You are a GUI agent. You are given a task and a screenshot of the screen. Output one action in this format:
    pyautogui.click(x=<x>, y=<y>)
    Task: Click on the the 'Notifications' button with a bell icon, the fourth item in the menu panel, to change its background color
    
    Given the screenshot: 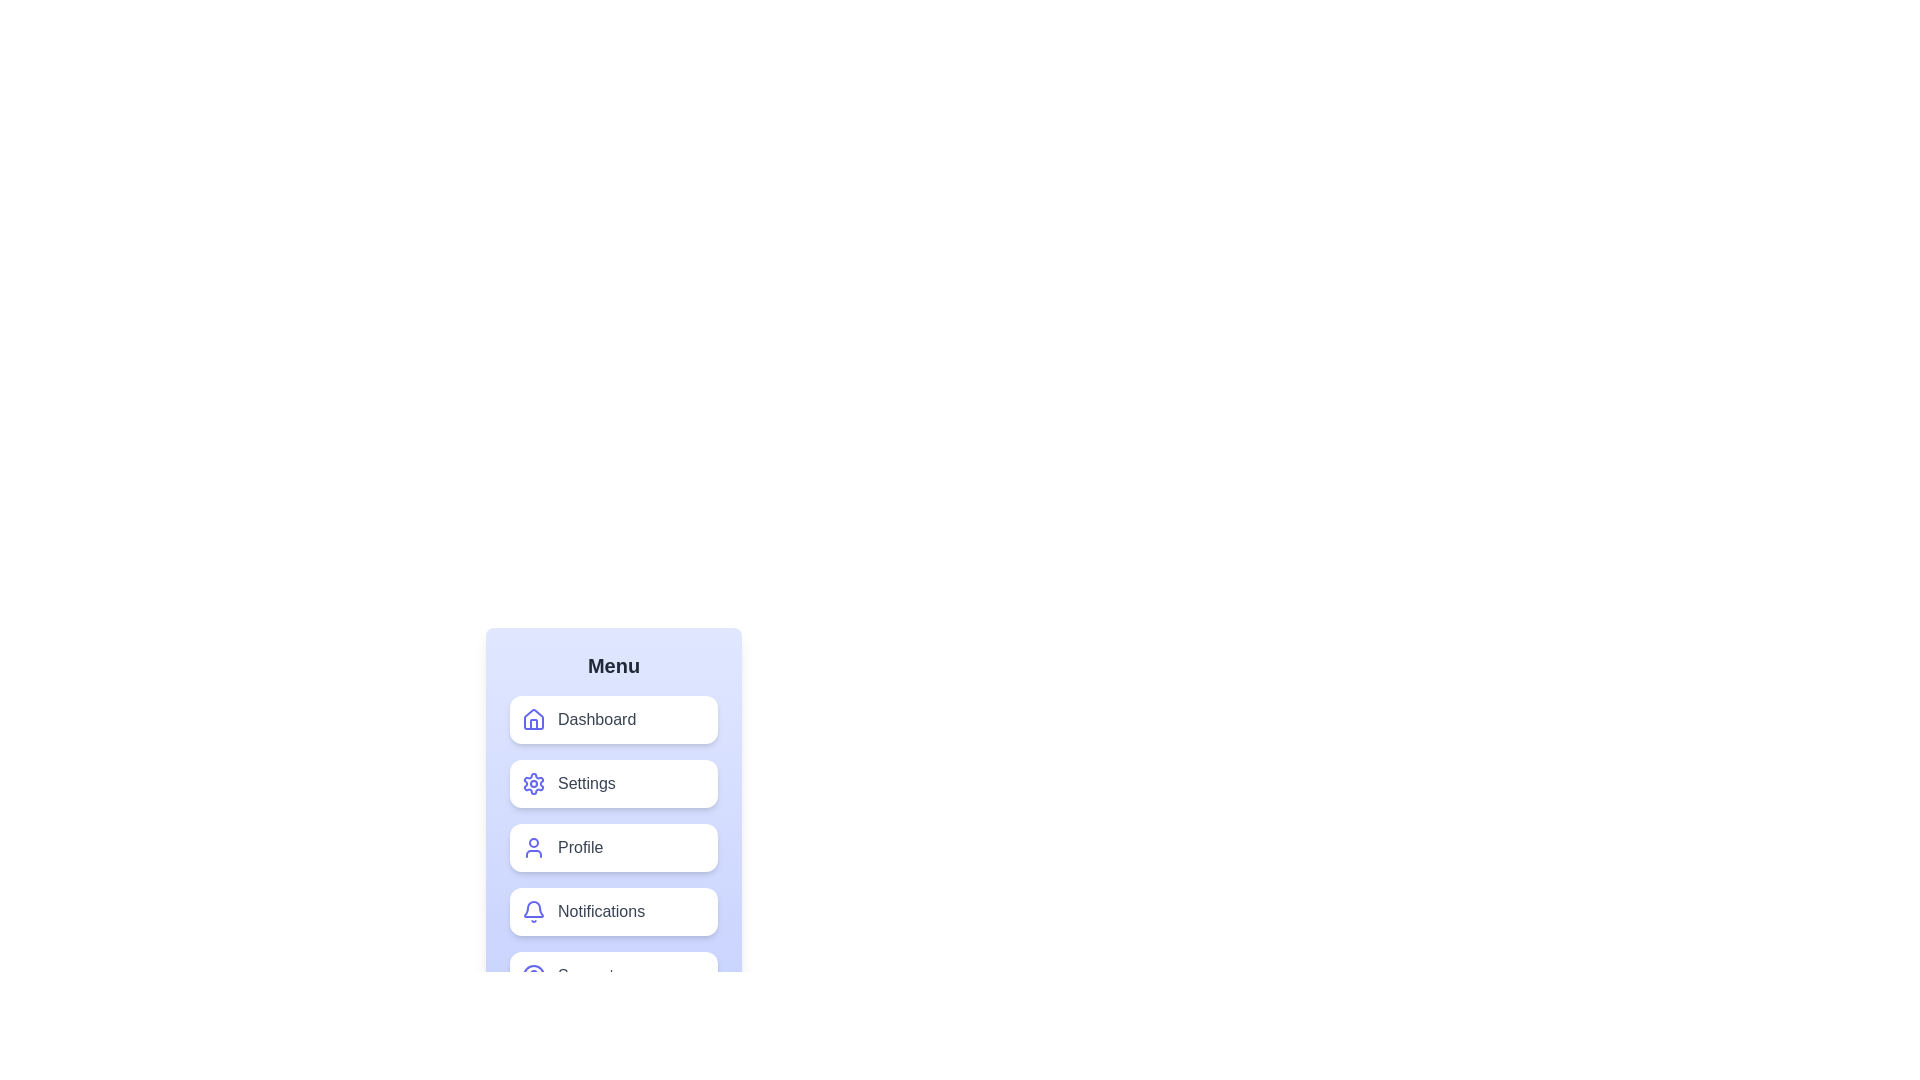 What is the action you would take?
    pyautogui.click(x=613, y=911)
    